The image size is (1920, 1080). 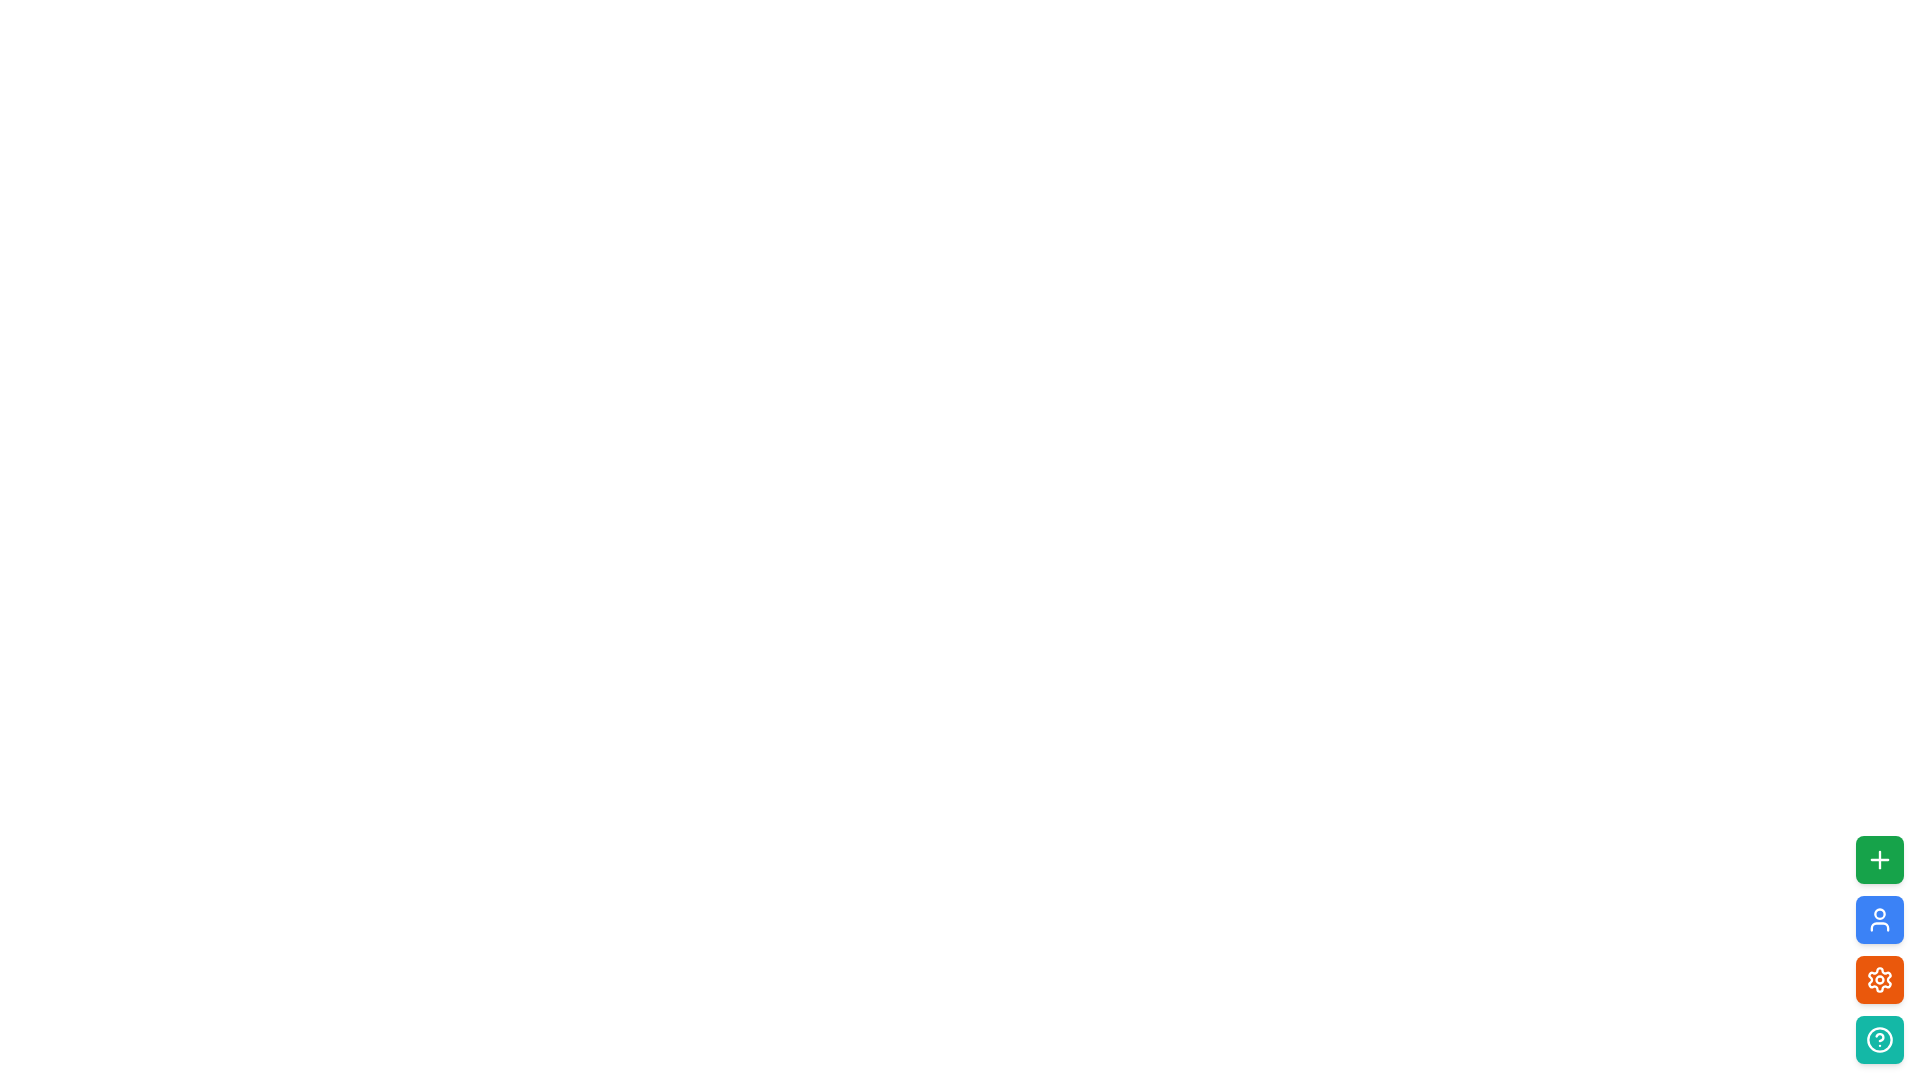 What do you see at coordinates (1879, 920) in the screenshot?
I see `the user profile button with a blue background and white icon` at bounding box center [1879, 920].